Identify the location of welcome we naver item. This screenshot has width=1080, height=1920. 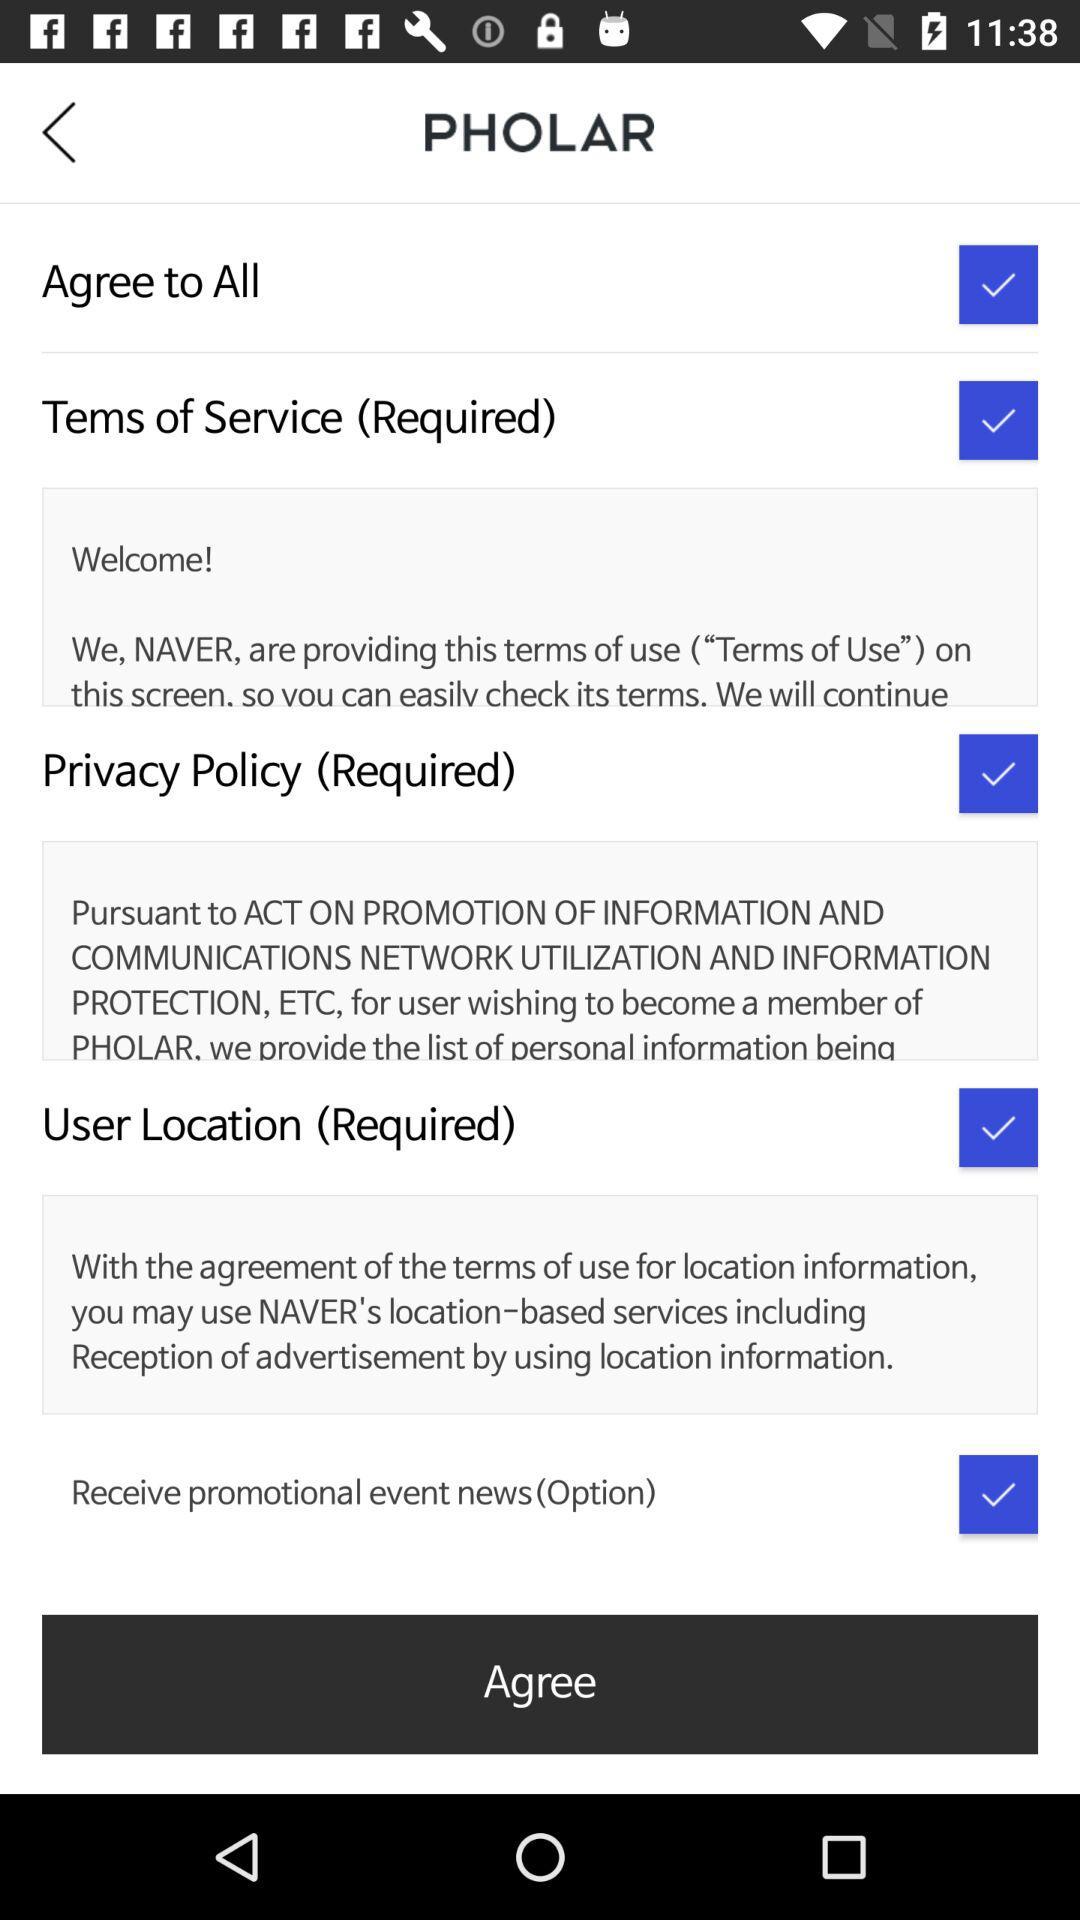
(534, 623).